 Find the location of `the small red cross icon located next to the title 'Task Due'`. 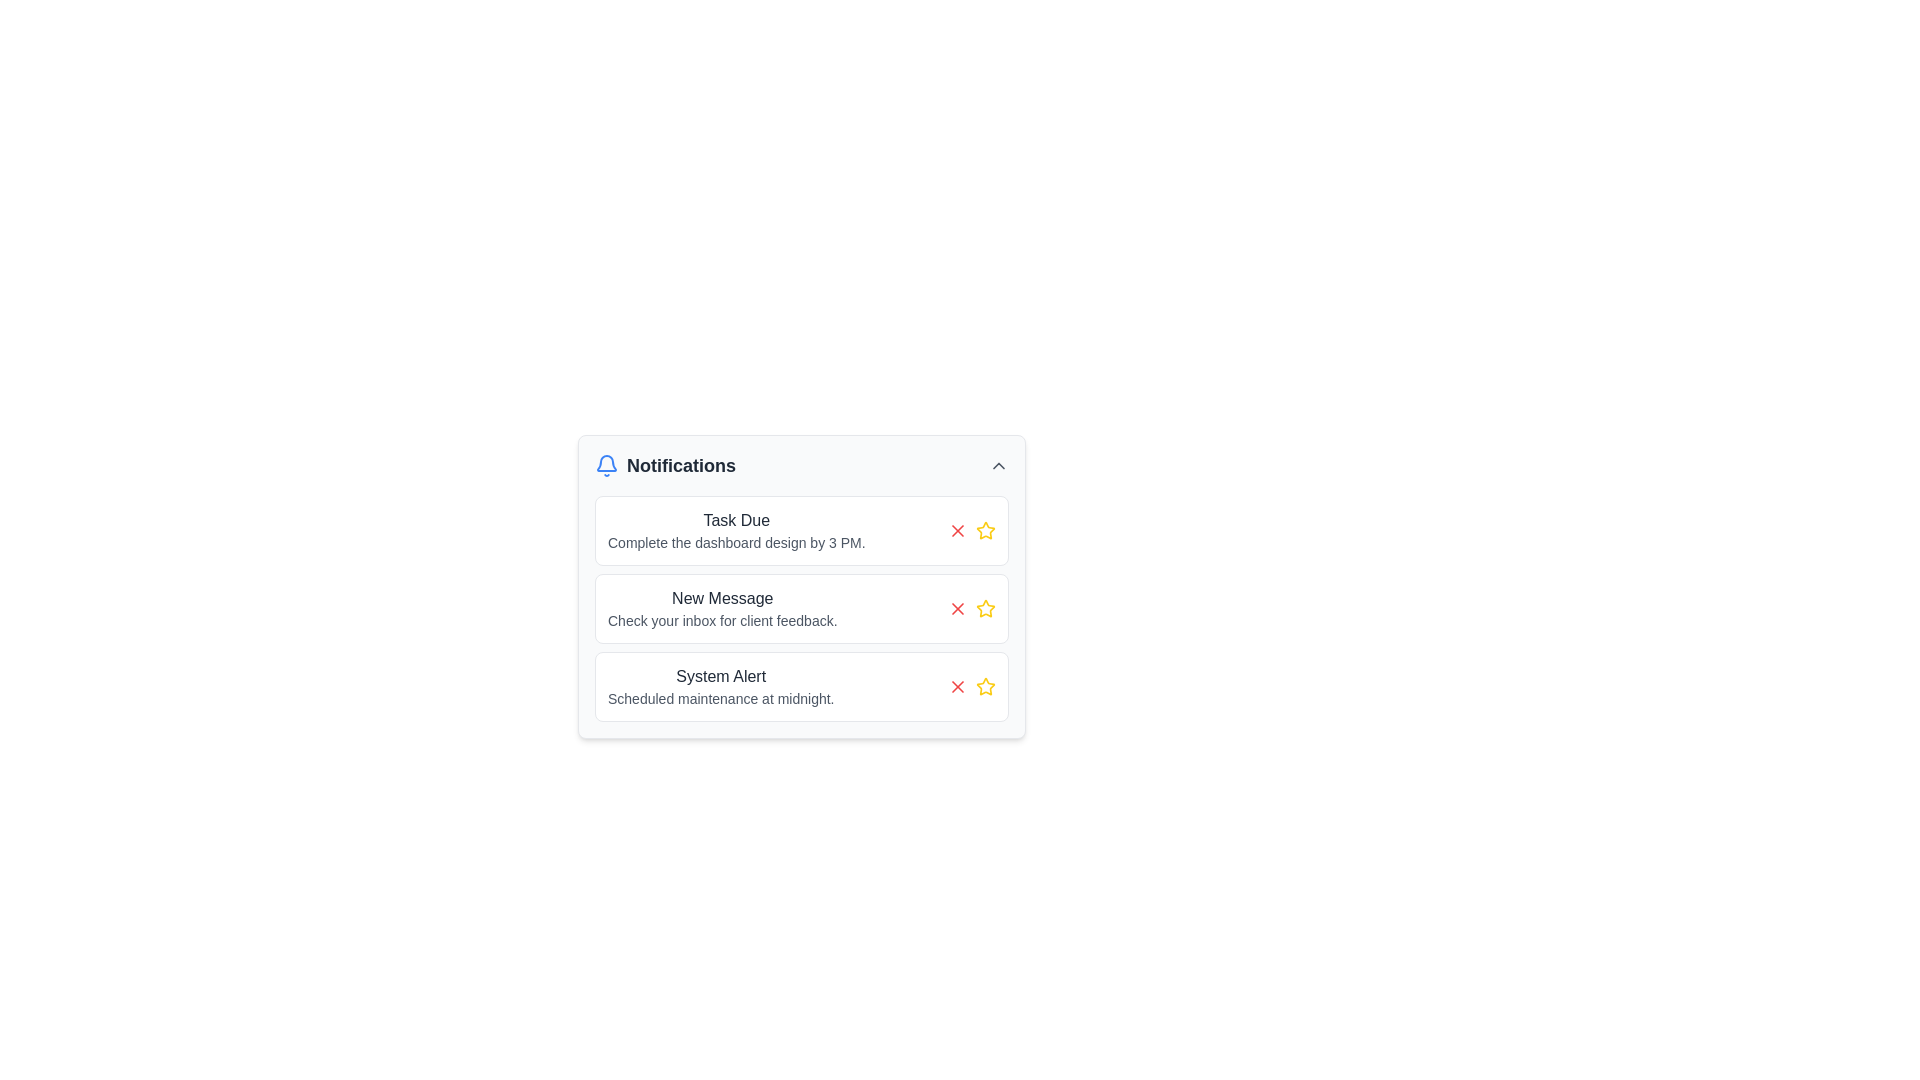

the small red cross icon located next to the title 'Task Due' is located at coordinates (957, 530).